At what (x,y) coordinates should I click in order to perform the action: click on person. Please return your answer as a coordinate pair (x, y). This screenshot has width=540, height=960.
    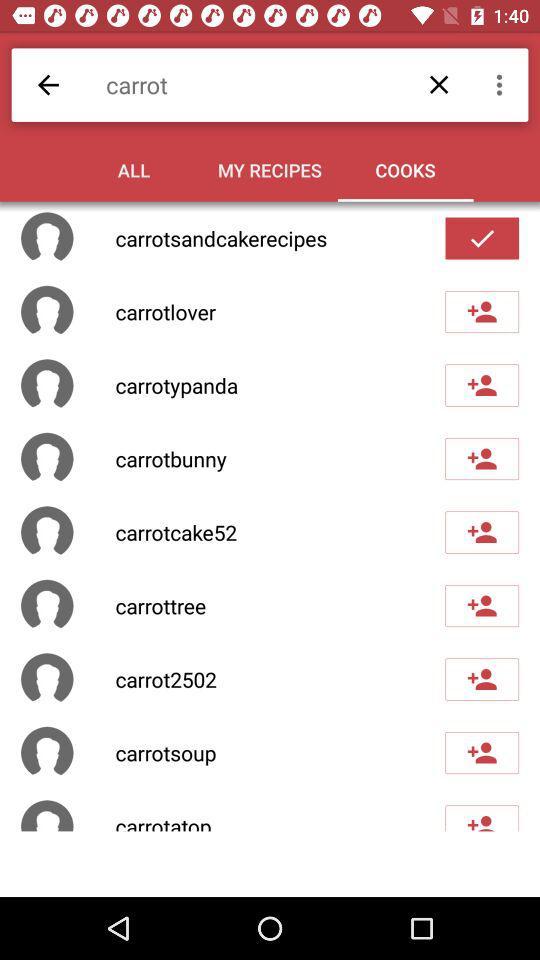
    Looking at the image, I should click on (481, 312).